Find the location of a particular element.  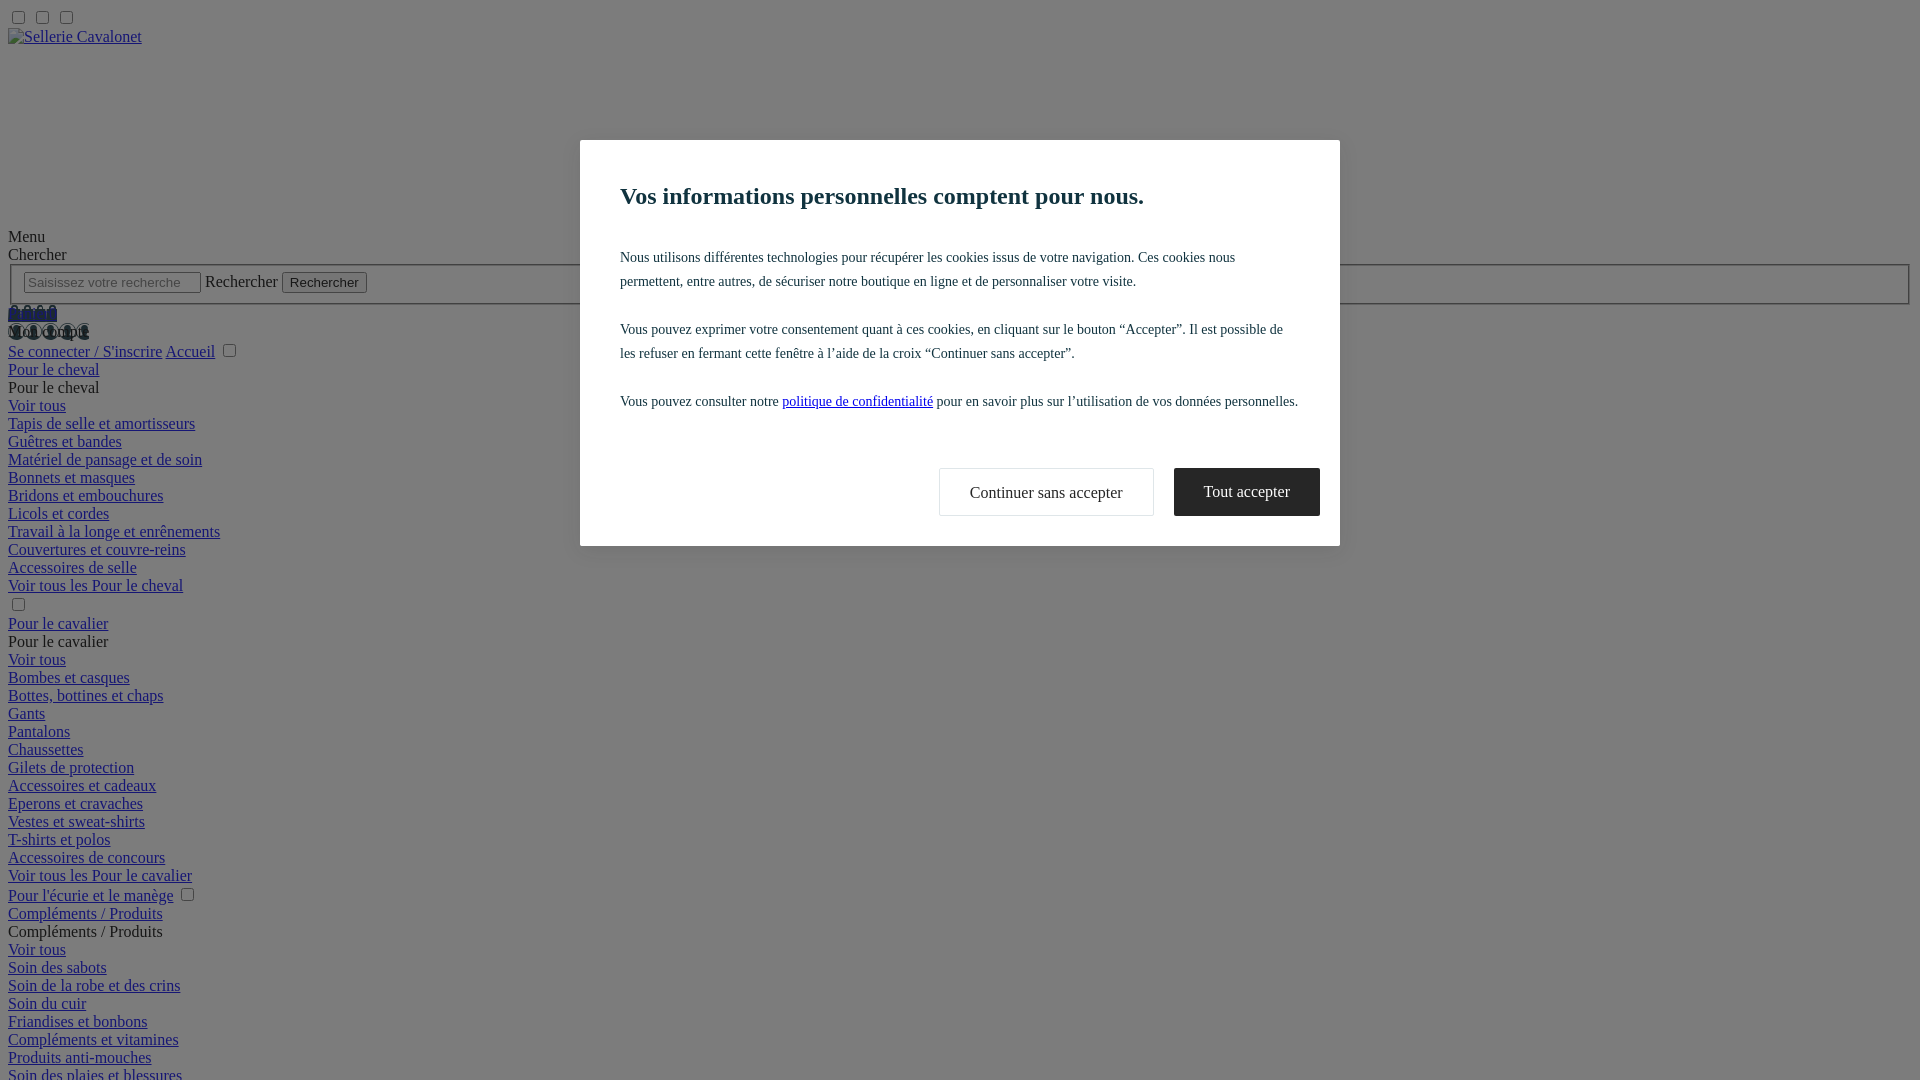

'Vestes et sweat-shirts' is located at coordinates (76, 821).